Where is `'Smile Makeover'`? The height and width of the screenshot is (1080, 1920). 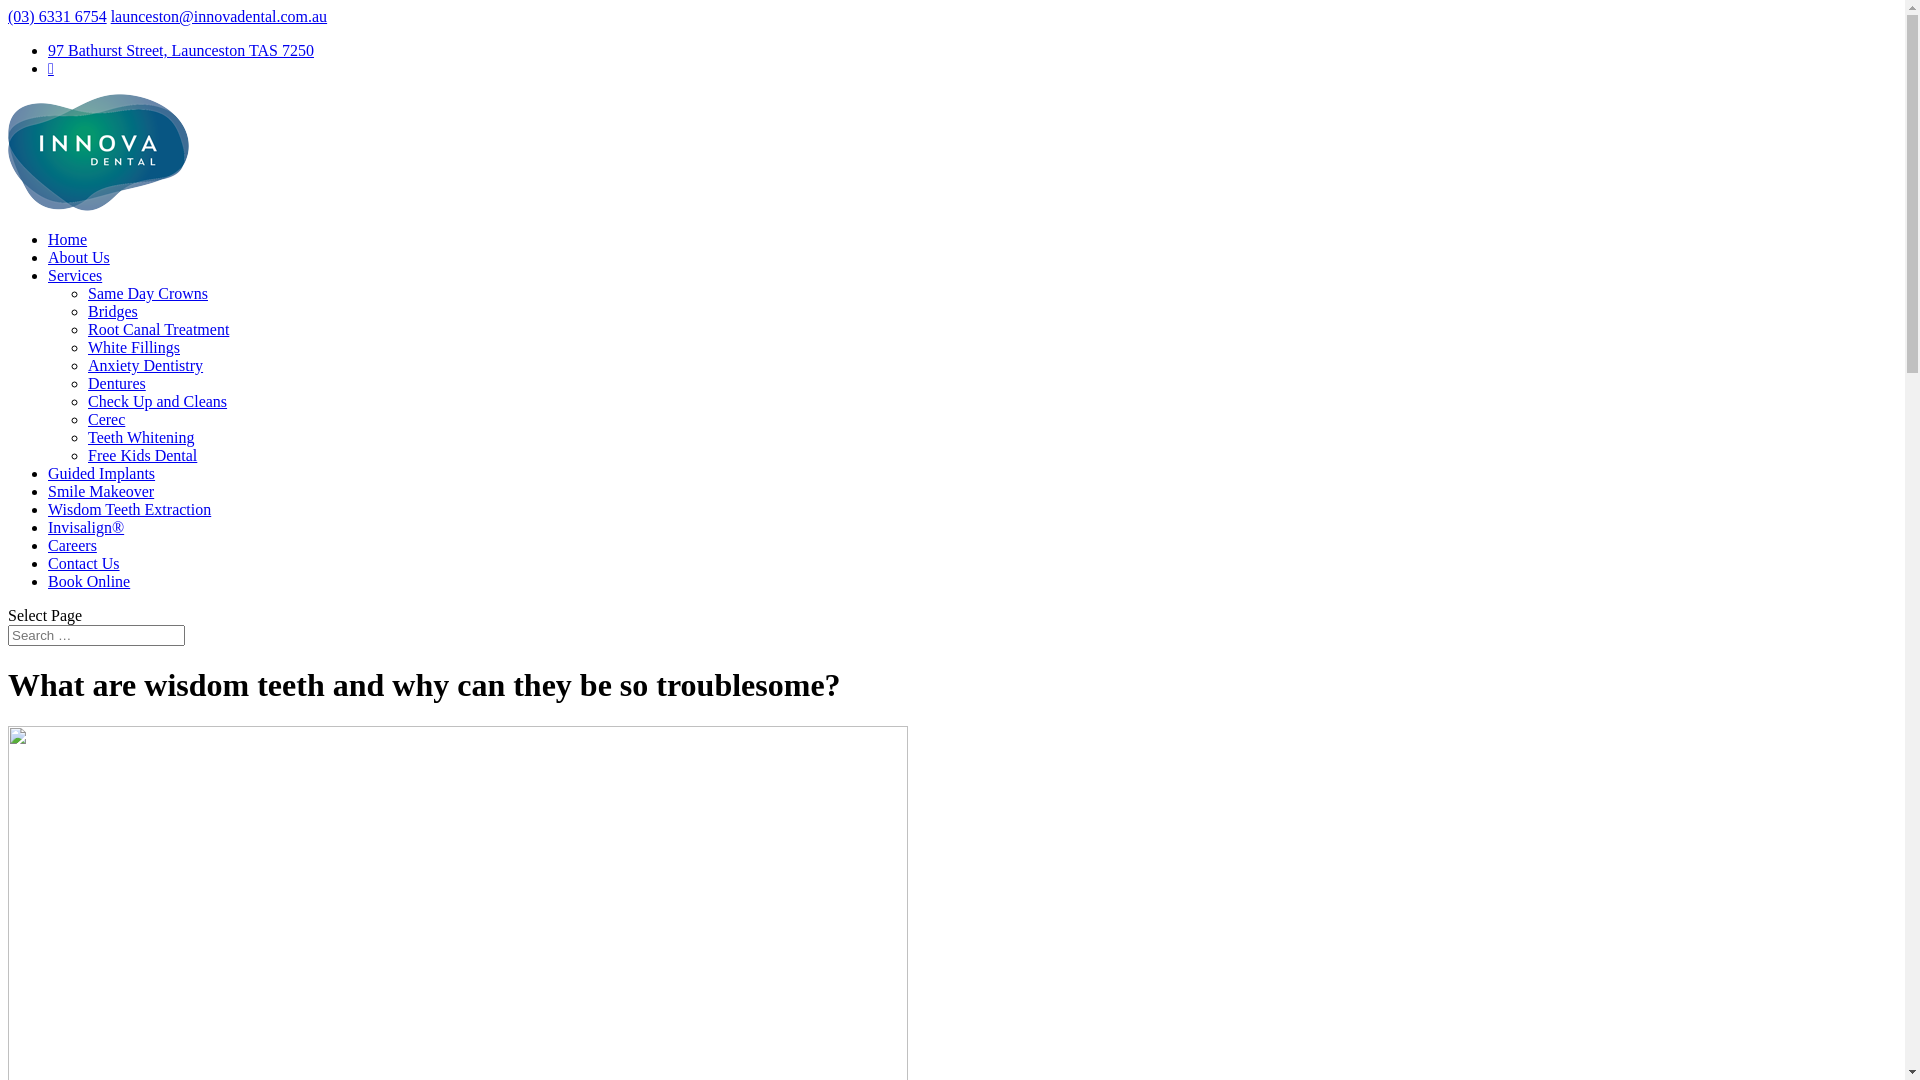
'Smile Makeover' is located at coordinates (99, 491).